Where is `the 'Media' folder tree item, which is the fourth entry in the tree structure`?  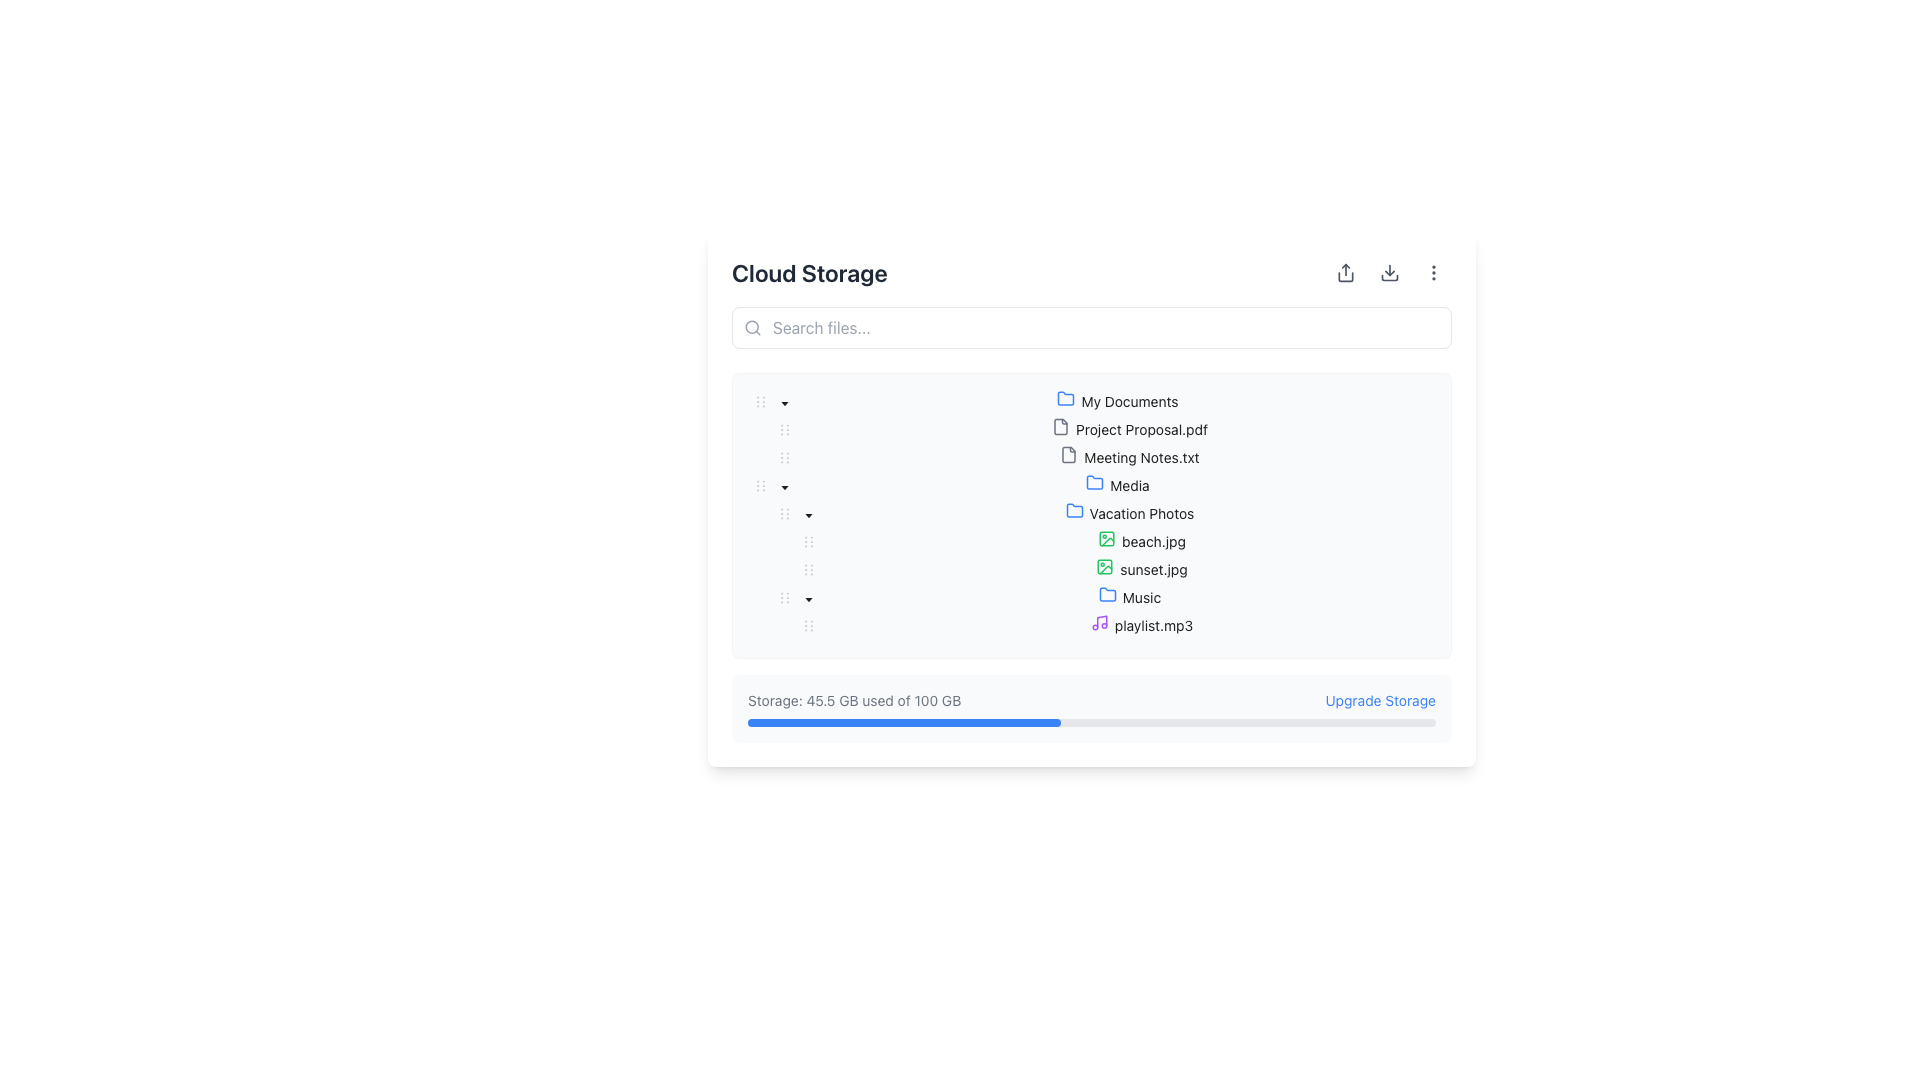
the 'Media' folder tree item, which is the fourth entry in the tree structure is located at coordinates (1090, 486).